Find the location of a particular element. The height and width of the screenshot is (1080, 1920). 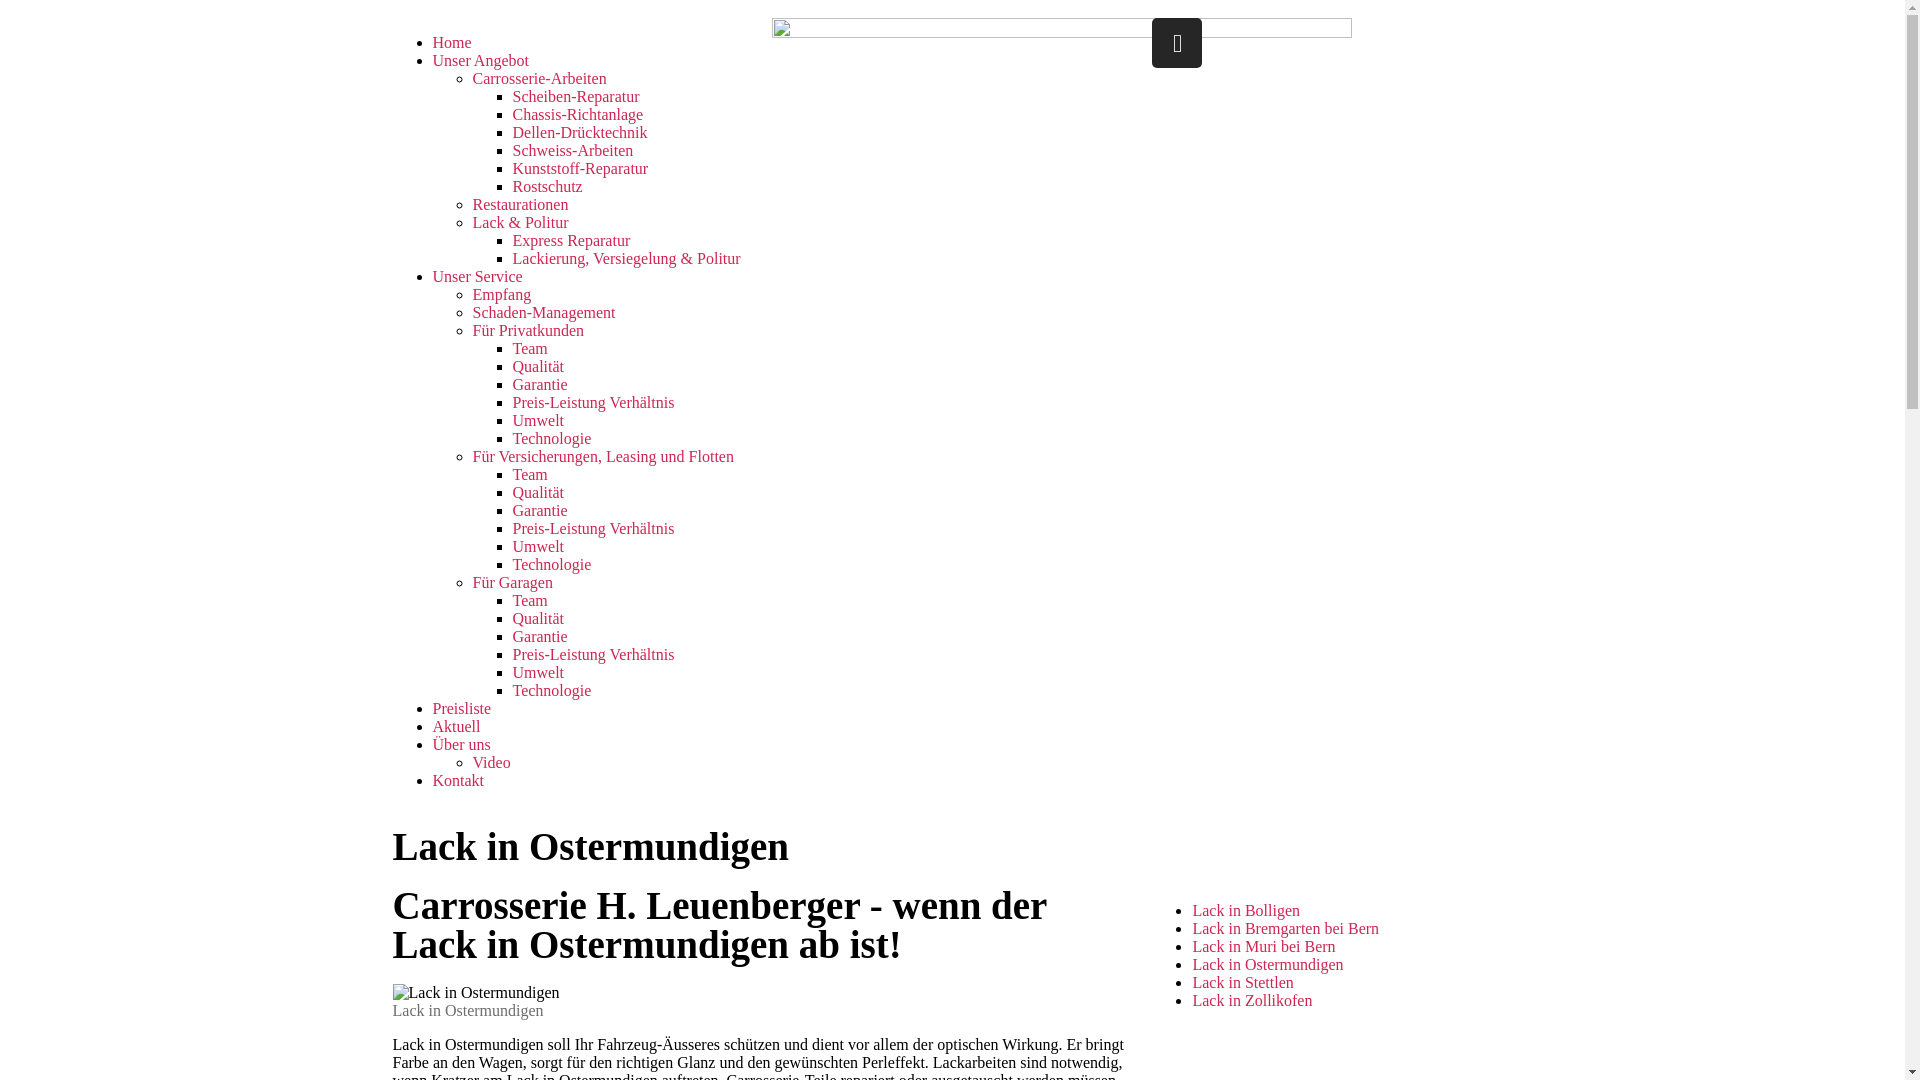

'Lack in Stettlen' is located at coordinates (1241, 981).